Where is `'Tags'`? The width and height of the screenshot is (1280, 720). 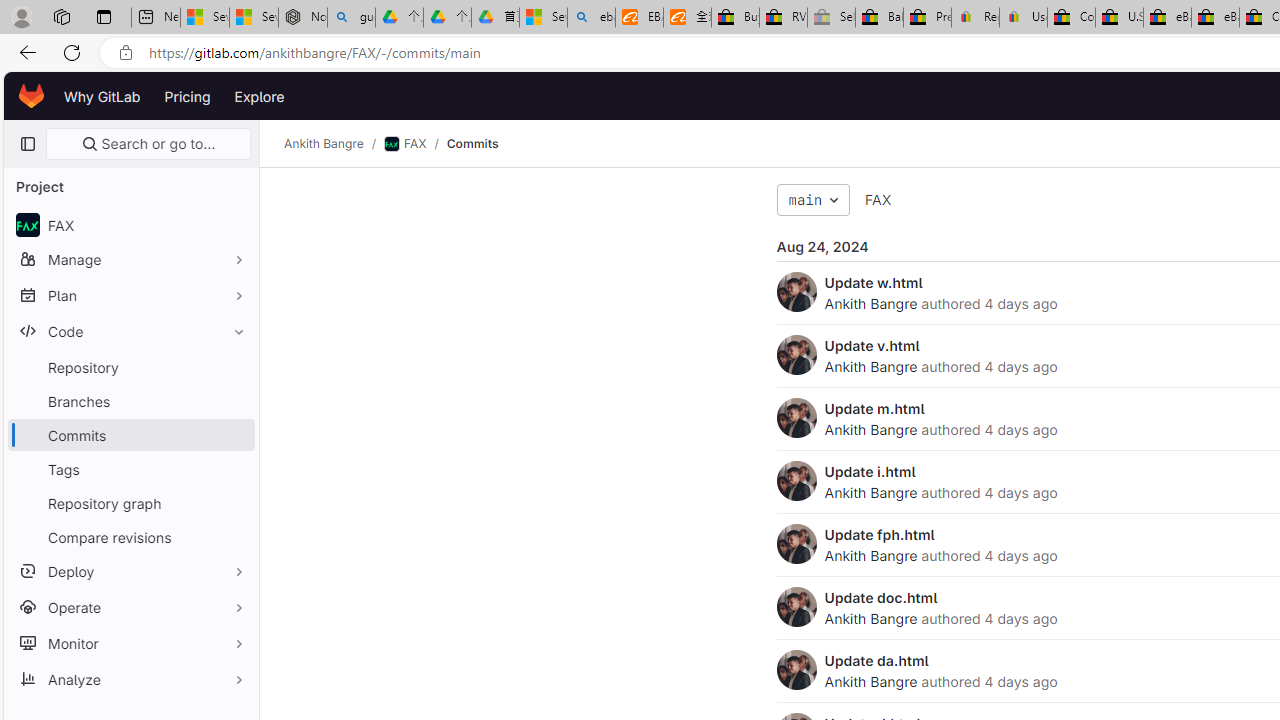 'Tags' is located at coordinates (130, 469).